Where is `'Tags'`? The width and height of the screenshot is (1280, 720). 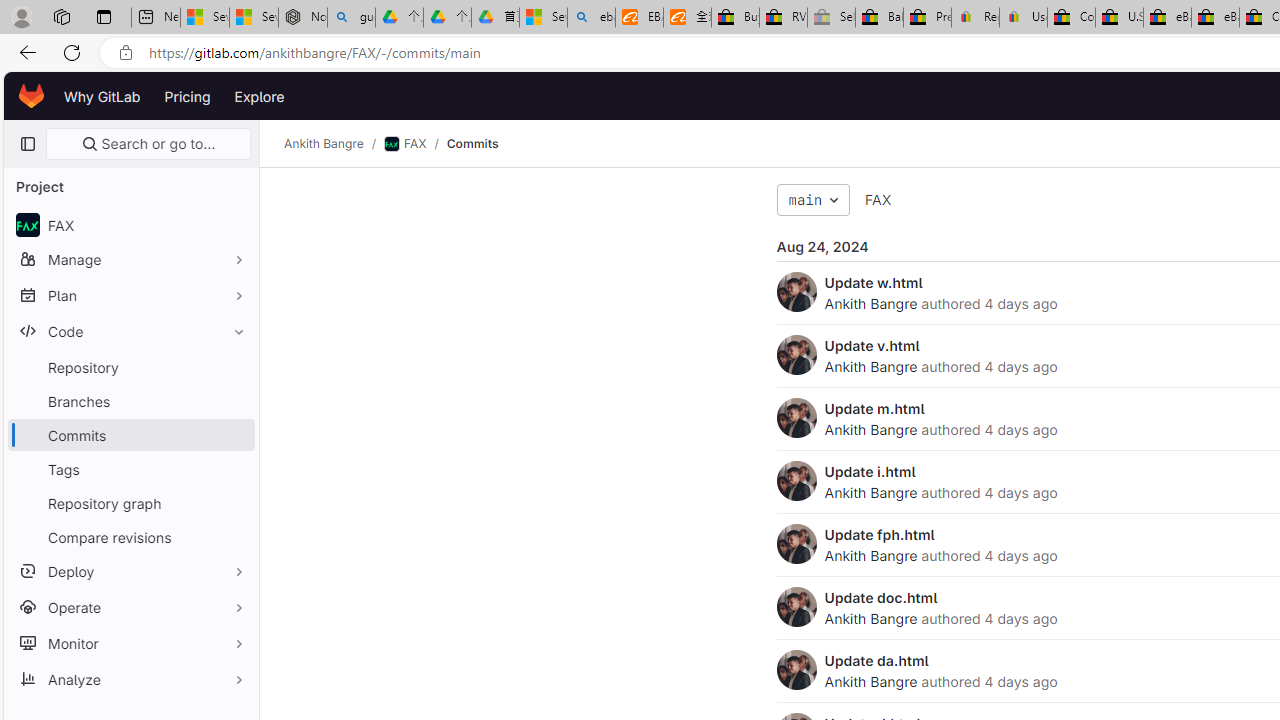 'Tags' is located at coordinates (130, 469).